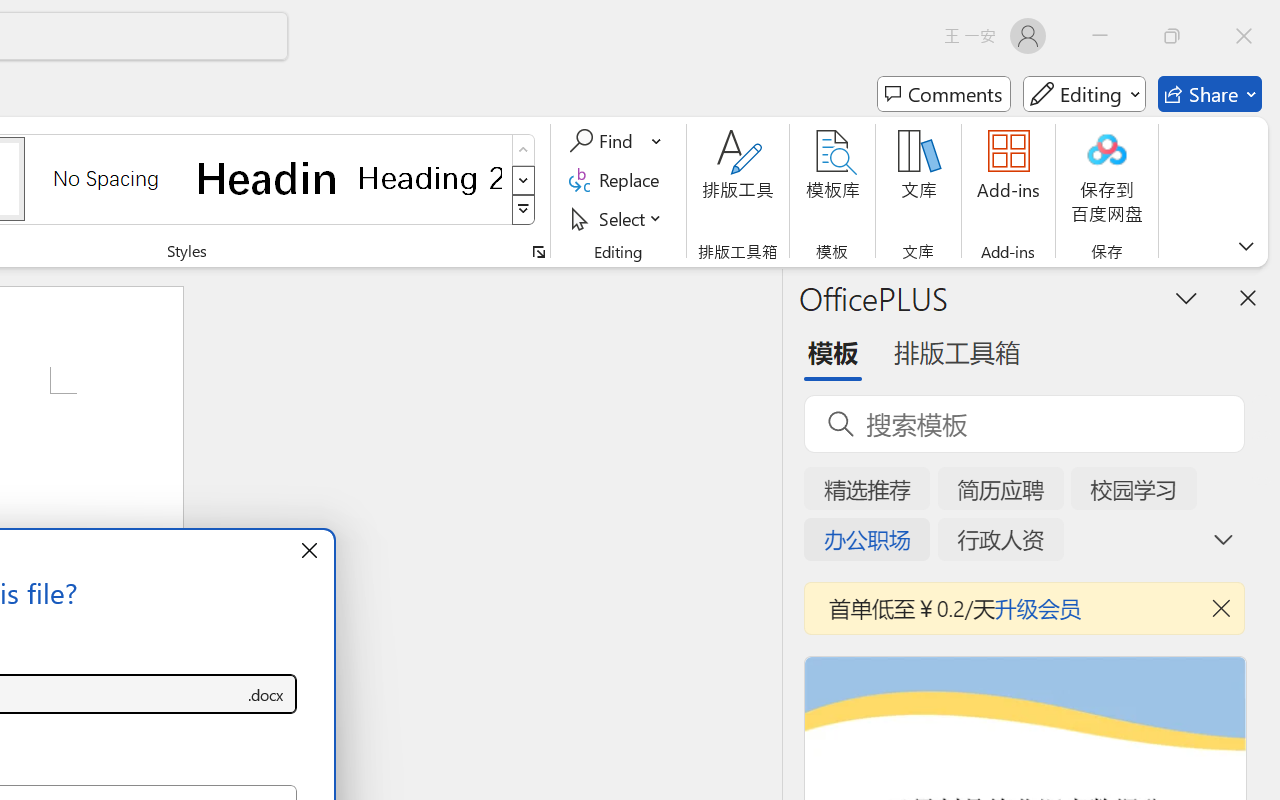 This screenshot has width=1280, height=800. What do you see at coordinates (429, 177) in the screenshot?
I see `'Heading 2'` at bounding box center [429, 177].